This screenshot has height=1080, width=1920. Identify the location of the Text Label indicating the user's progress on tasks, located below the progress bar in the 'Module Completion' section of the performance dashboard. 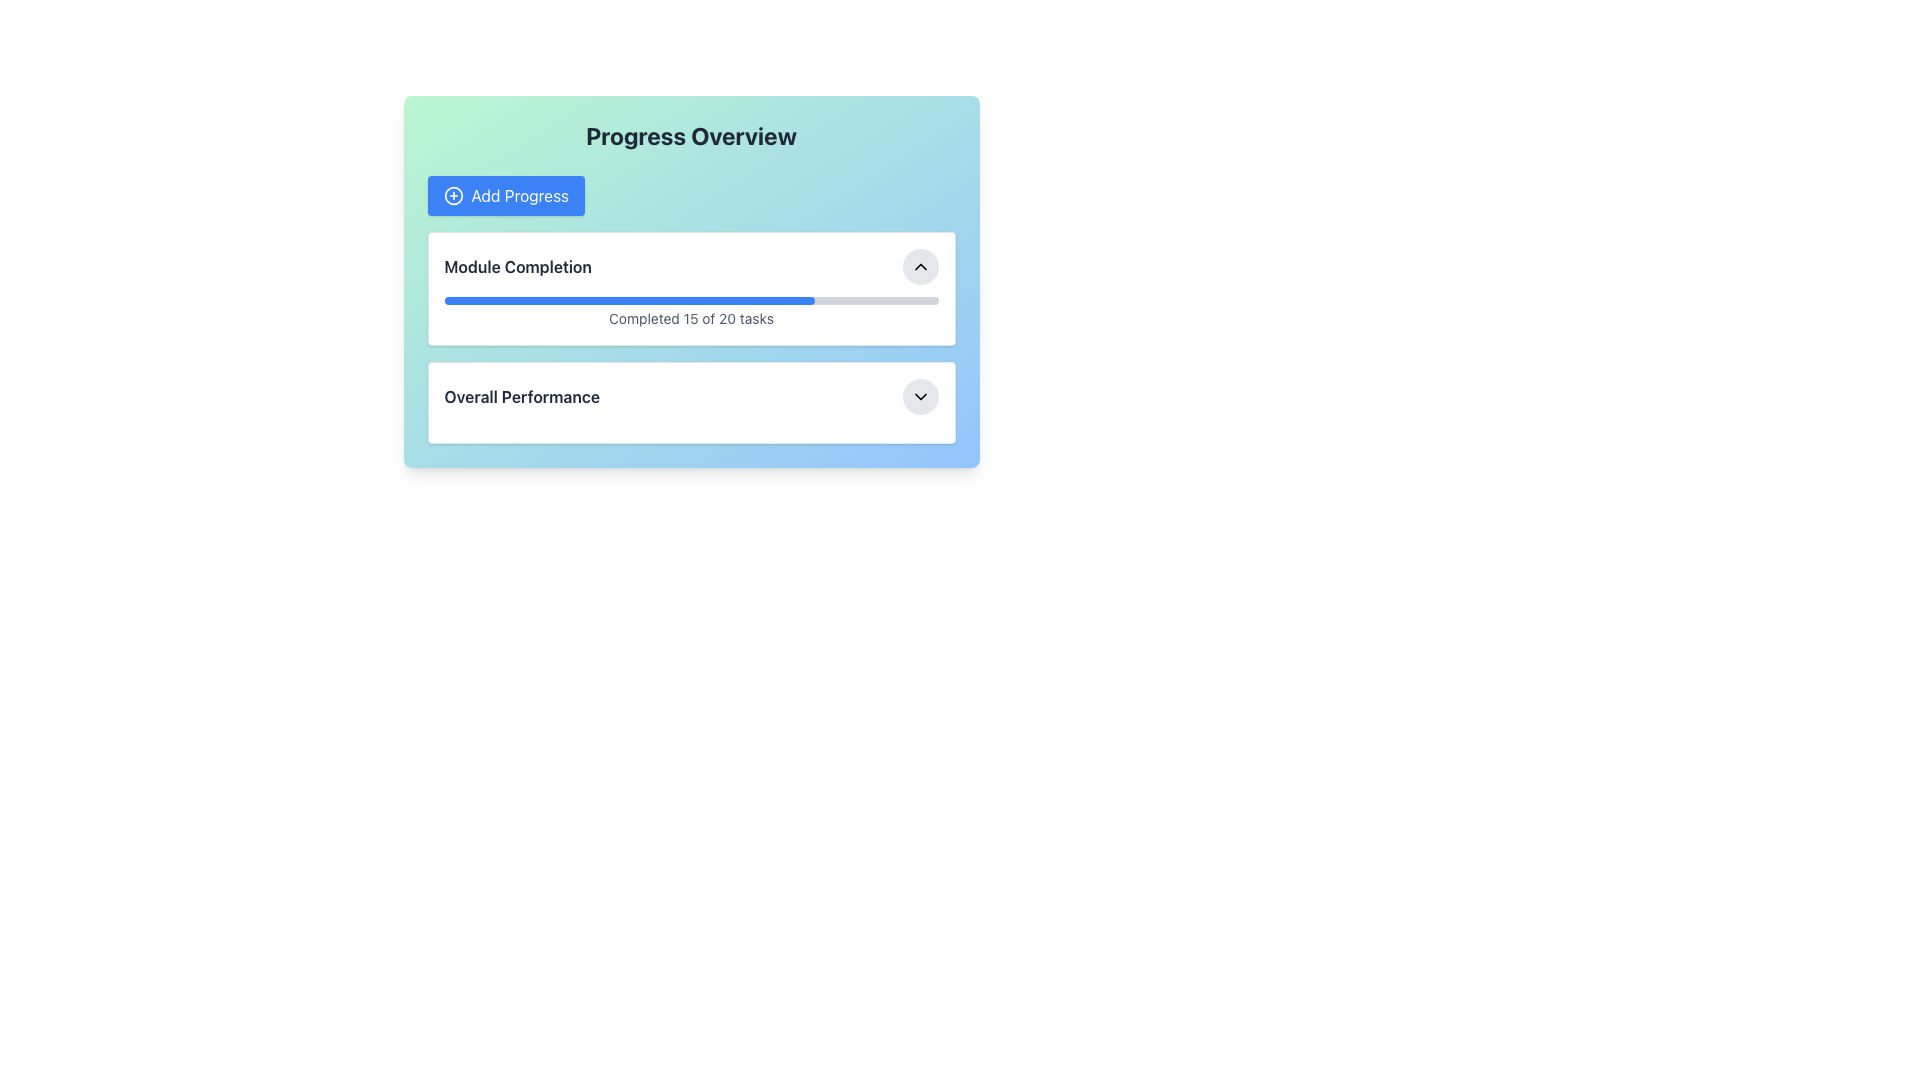
(691, 318).